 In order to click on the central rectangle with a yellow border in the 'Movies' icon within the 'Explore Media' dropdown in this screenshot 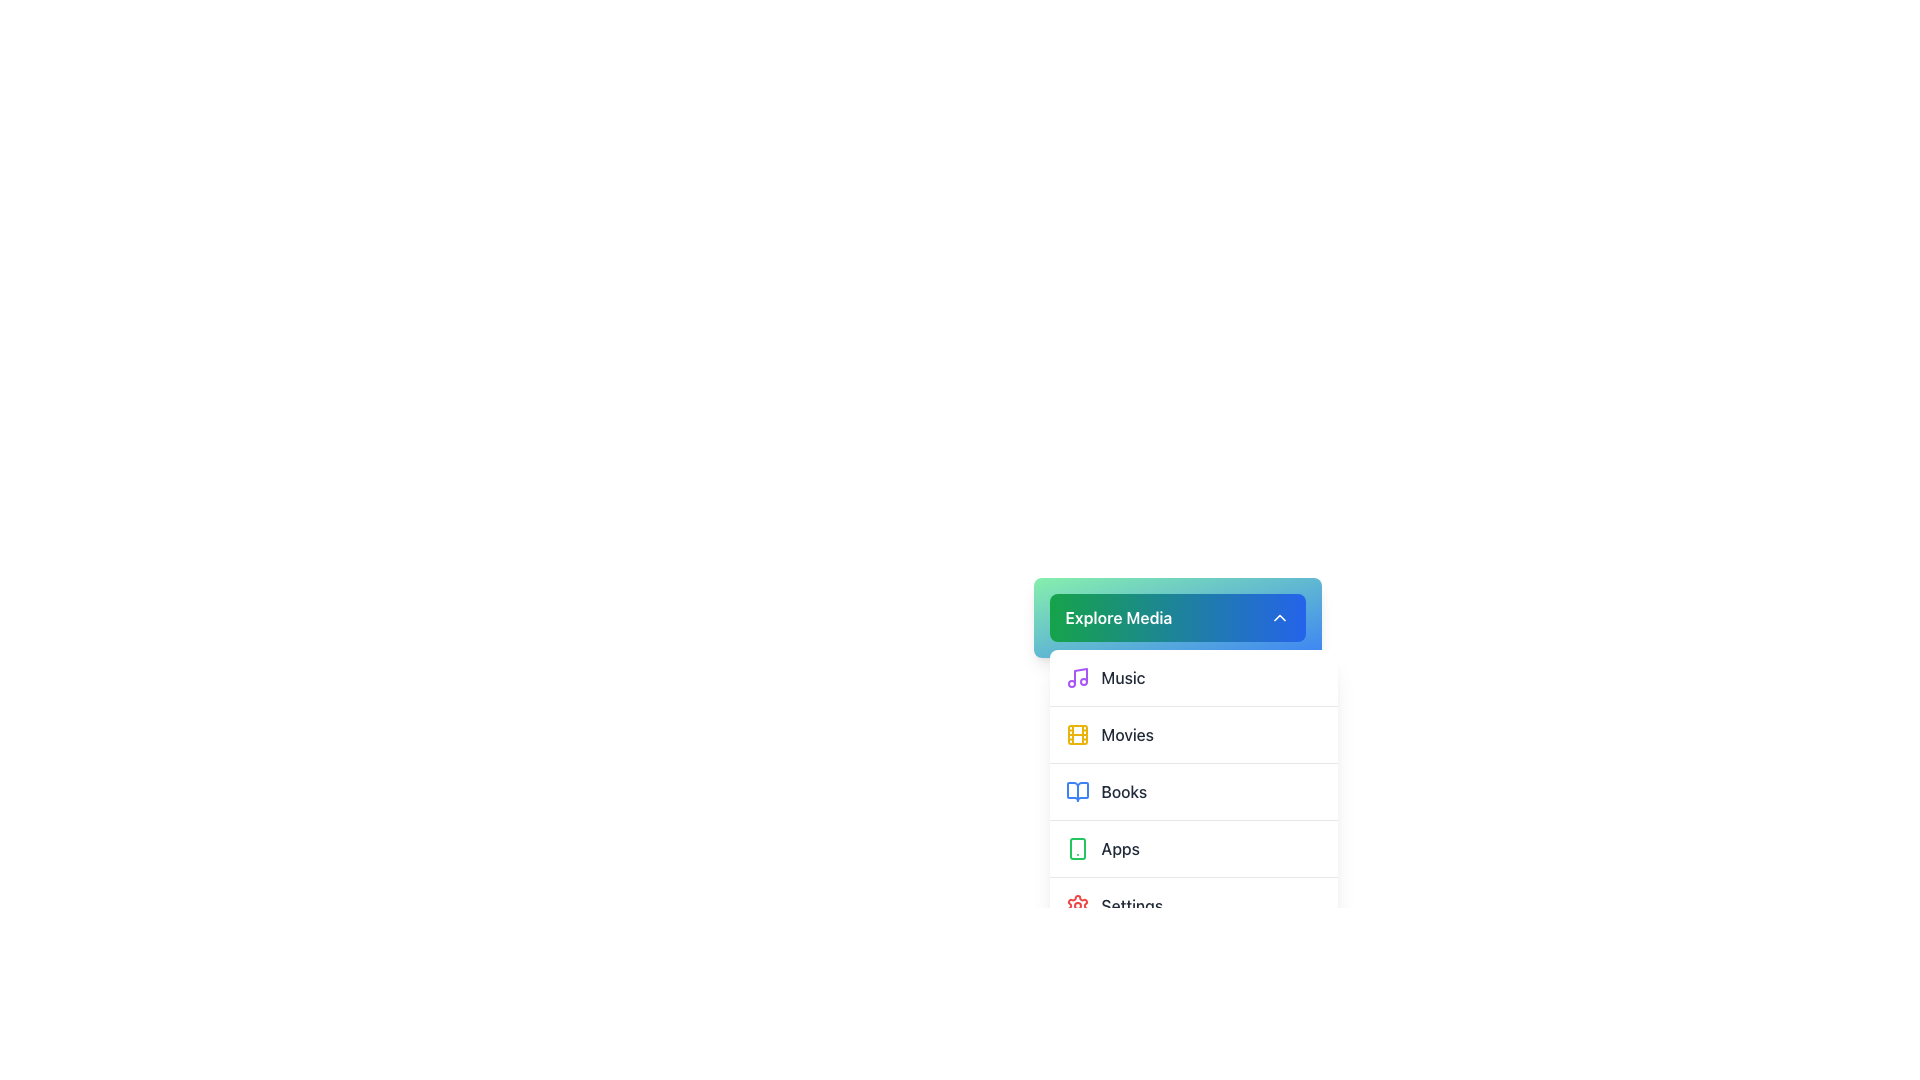, I will do `click(1076, 735)`.